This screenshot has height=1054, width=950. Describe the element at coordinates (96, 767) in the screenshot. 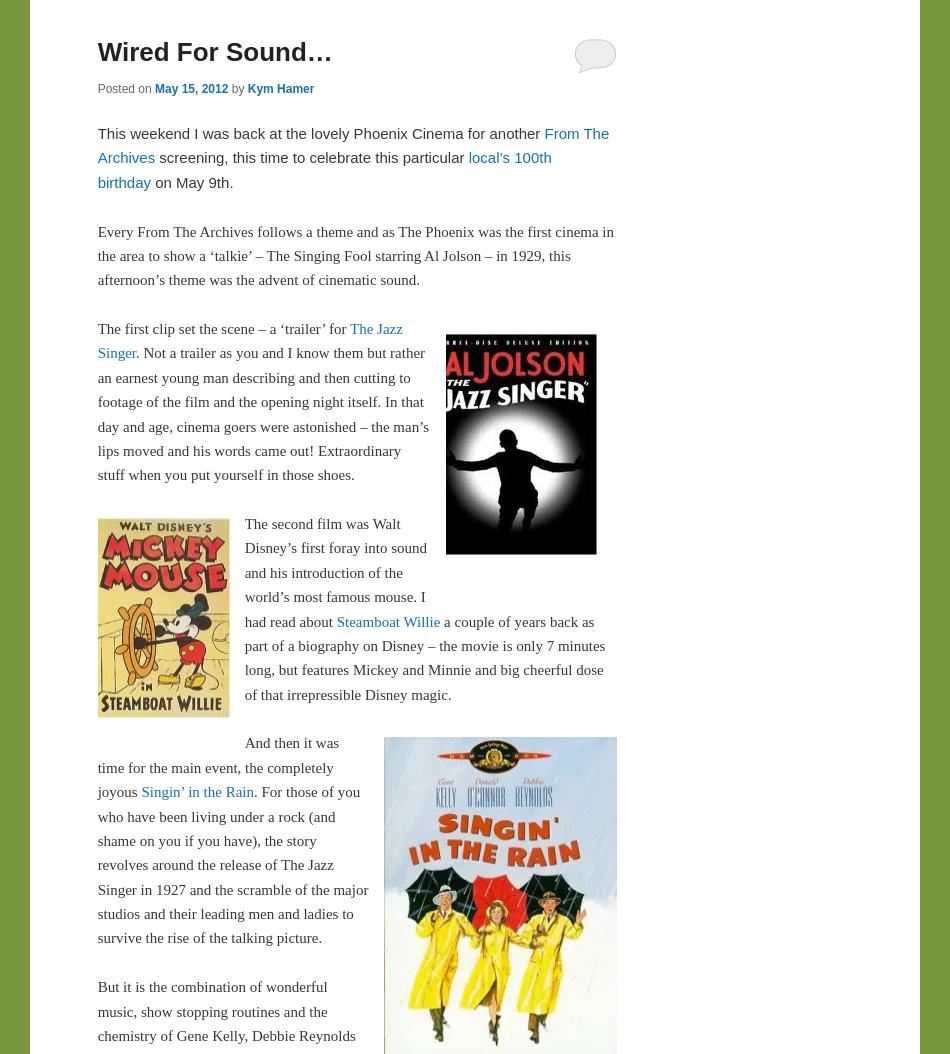

I see `'And then it was time for the main event, the completely joyous'` at that location.